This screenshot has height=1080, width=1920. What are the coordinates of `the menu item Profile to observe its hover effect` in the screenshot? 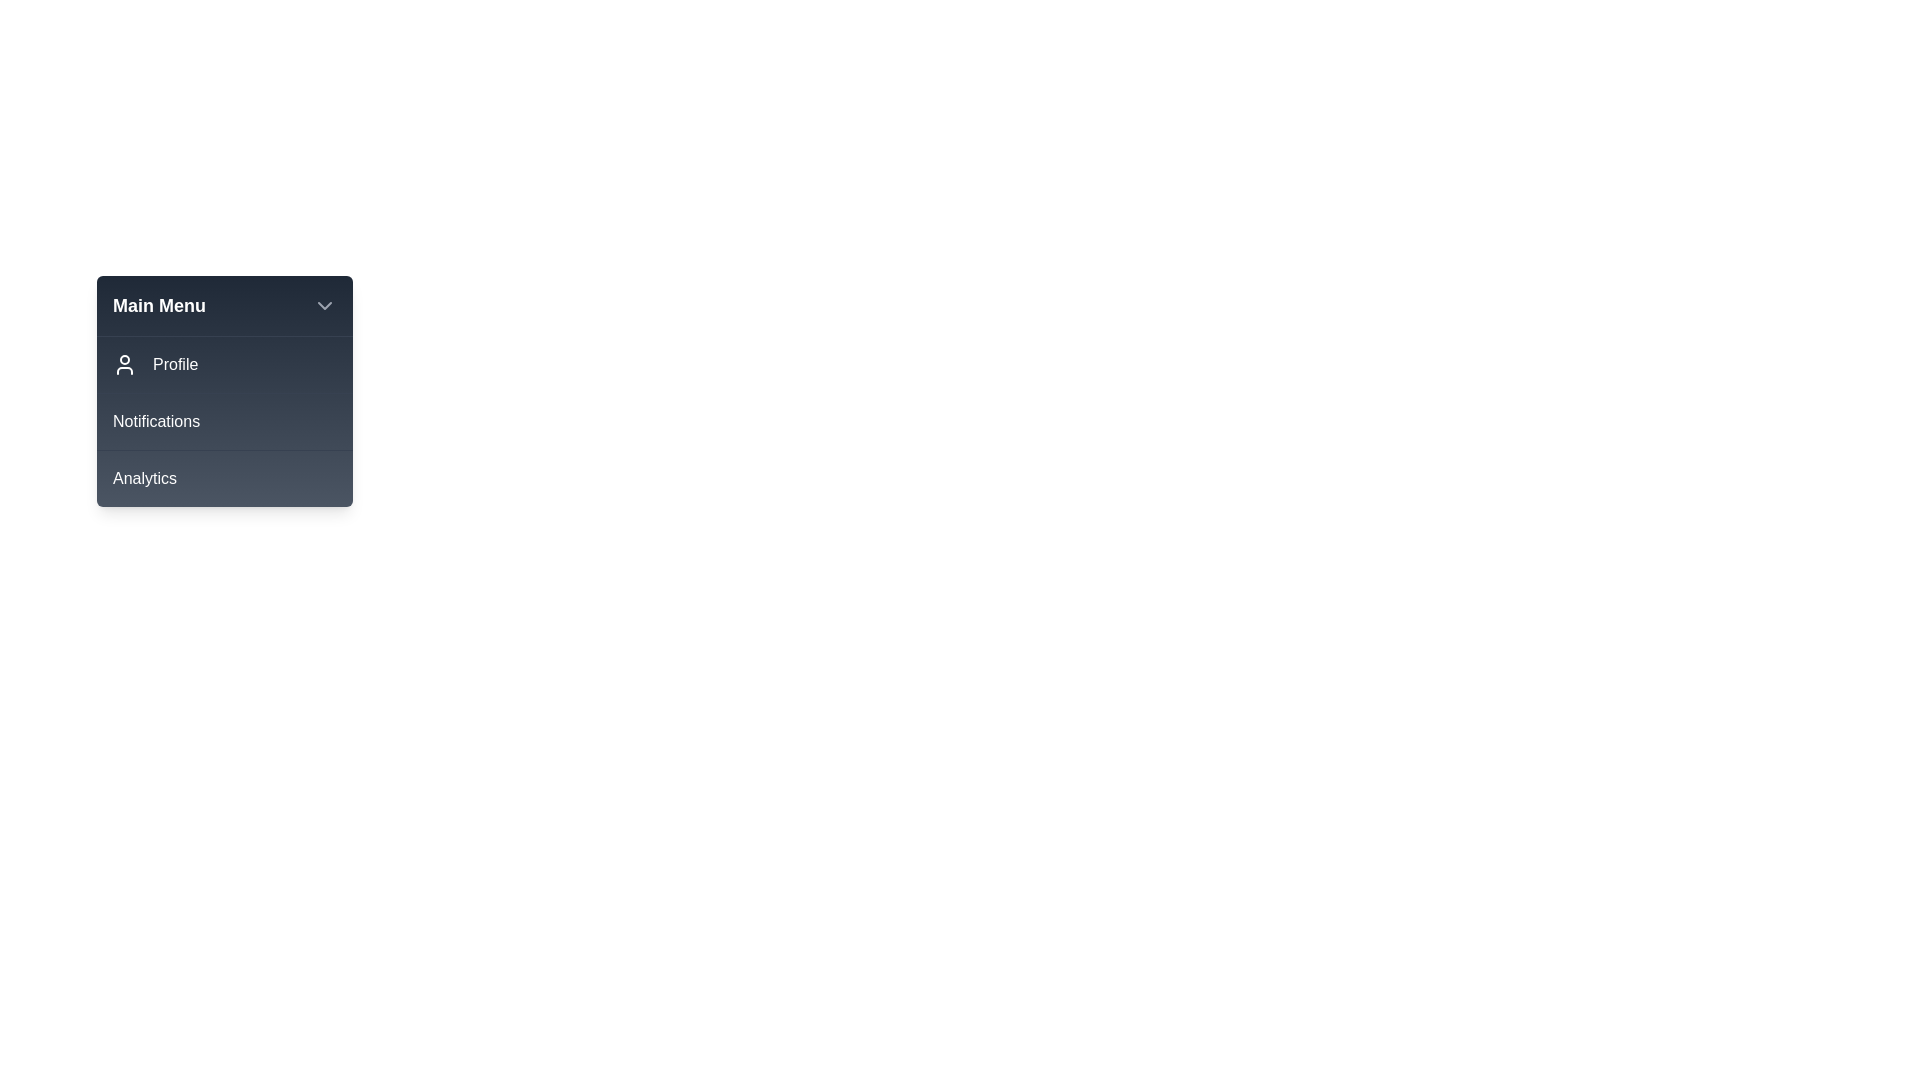 It's located at (225, 365).